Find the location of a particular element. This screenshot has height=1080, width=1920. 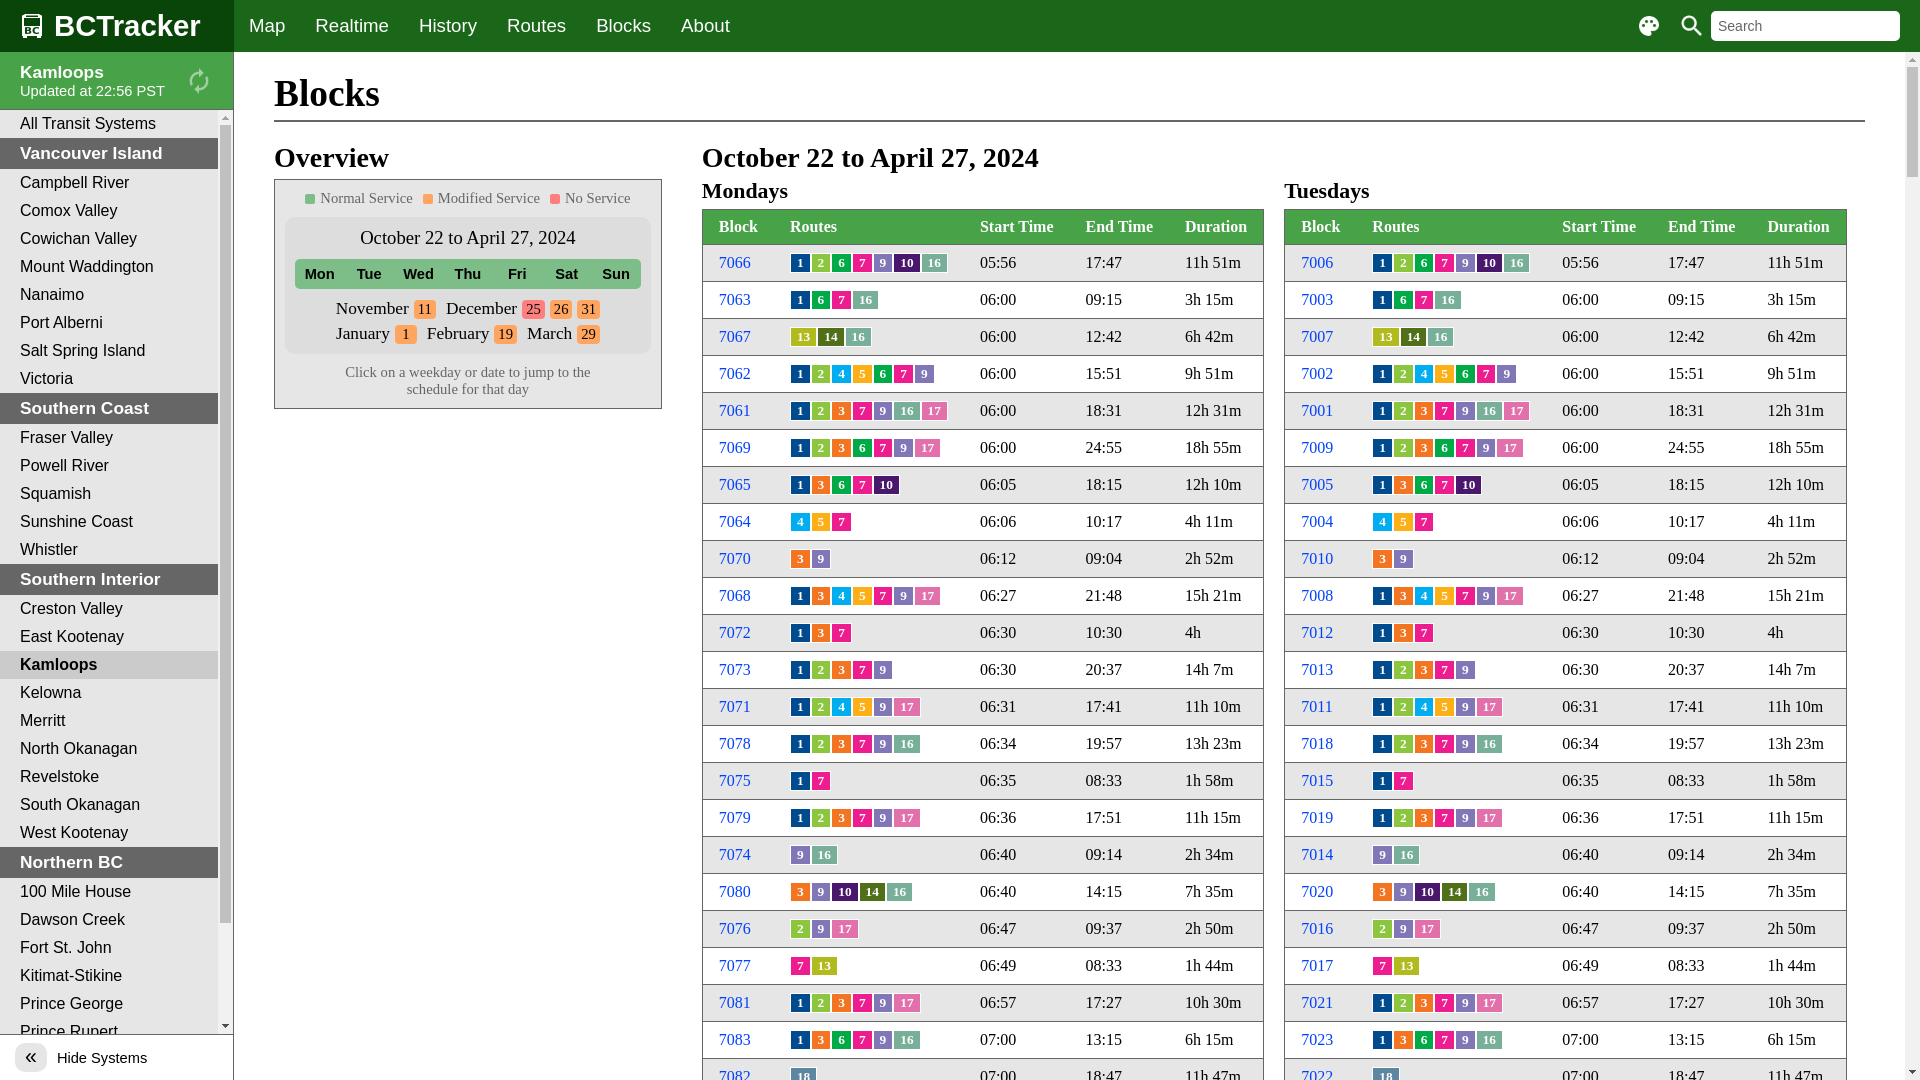

'2' is located at coordinates (821, 446).